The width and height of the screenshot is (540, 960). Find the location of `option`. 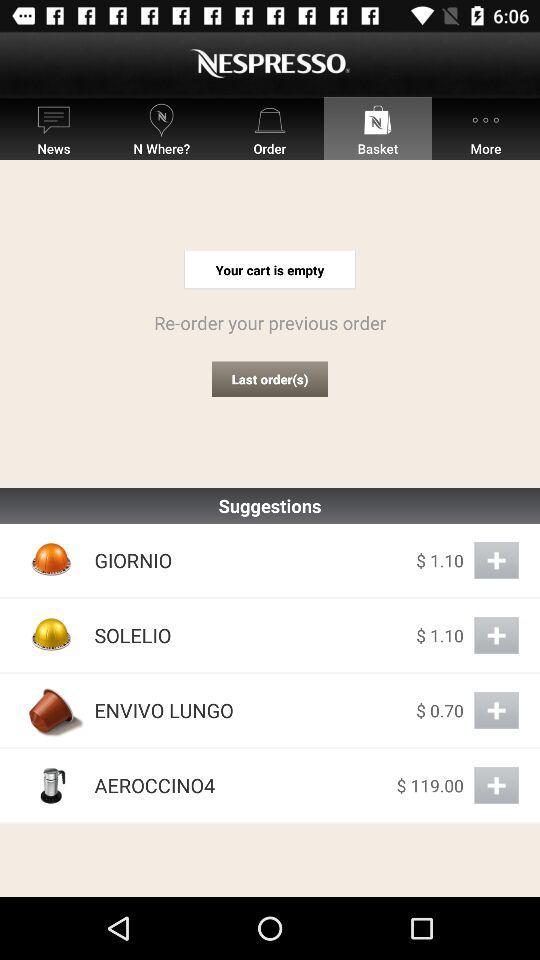

option is located at coordinates (495, 785).